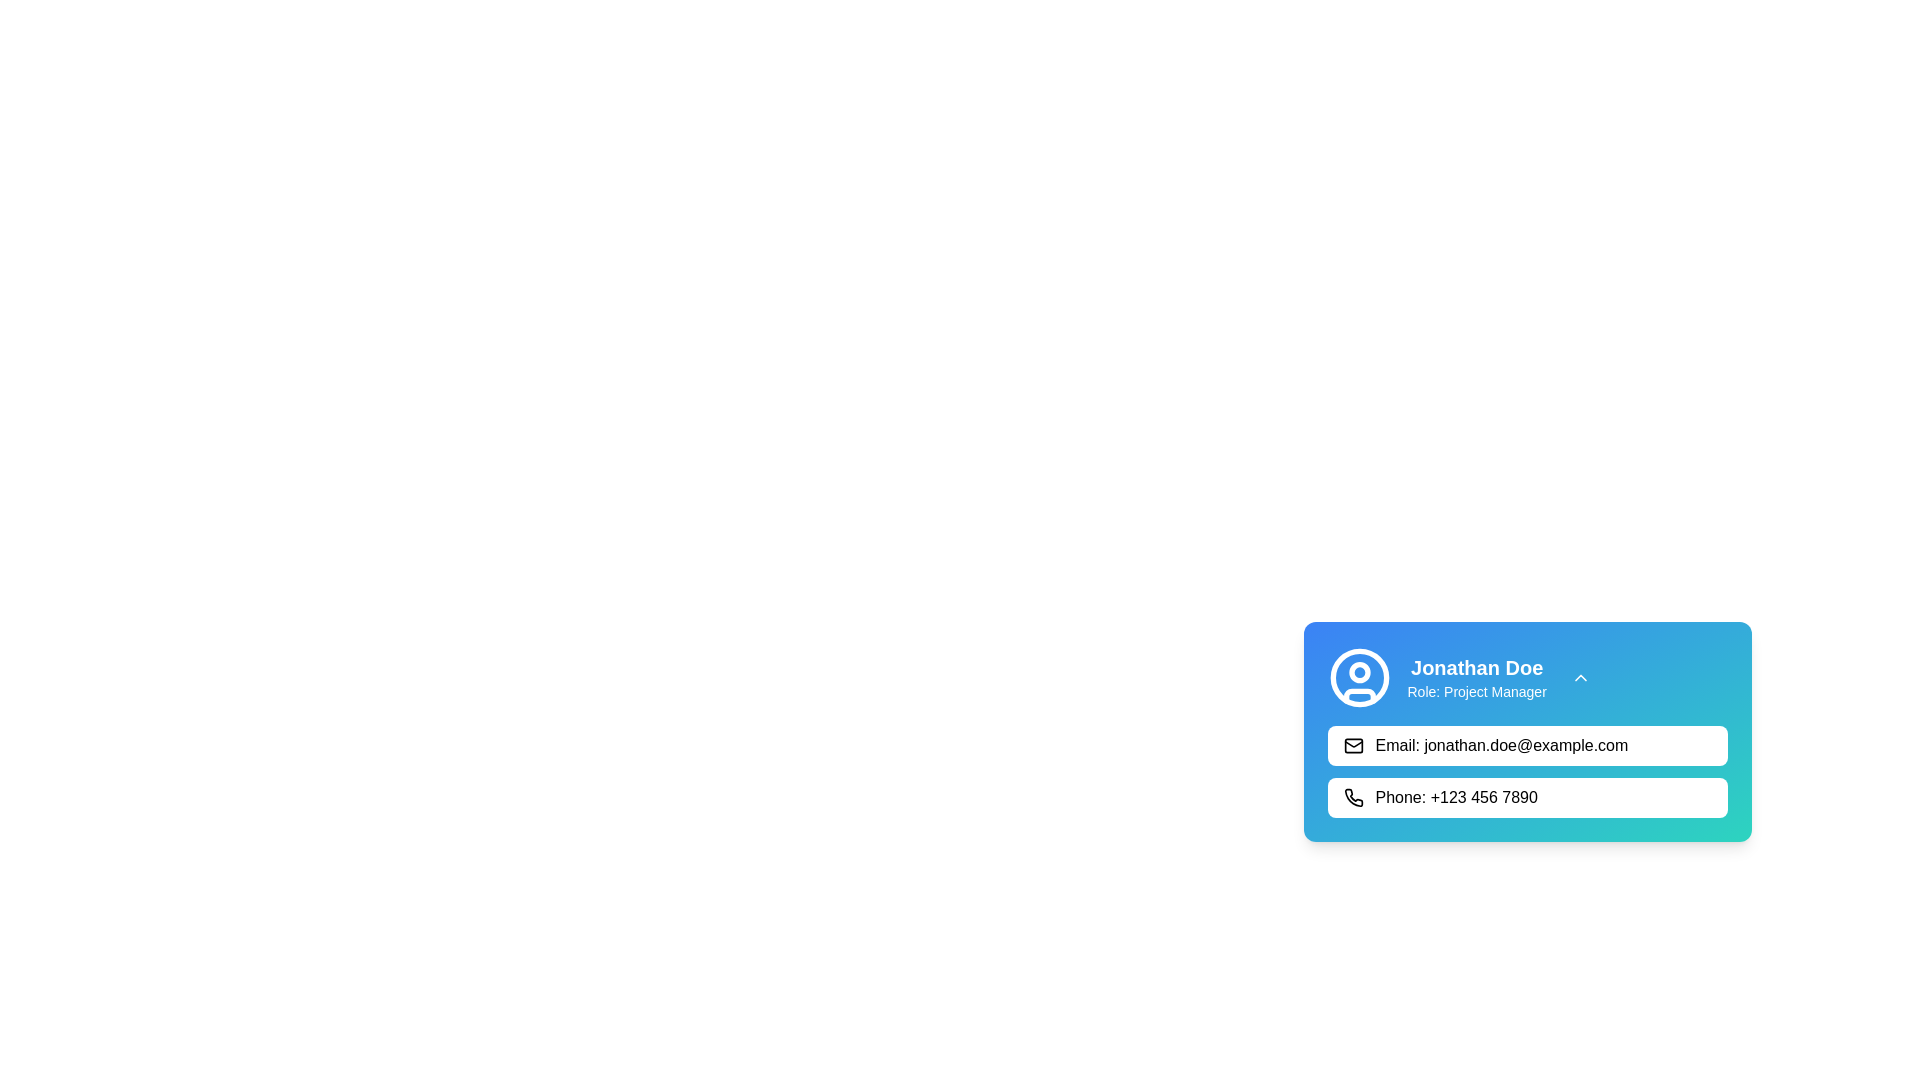 The width and height of the screenshot is (1920, 1080). I want to click on the circular graphical element that is part of a user profile icon located at the top-left corner of a card on a gradient blue background, so click(1359, 677).